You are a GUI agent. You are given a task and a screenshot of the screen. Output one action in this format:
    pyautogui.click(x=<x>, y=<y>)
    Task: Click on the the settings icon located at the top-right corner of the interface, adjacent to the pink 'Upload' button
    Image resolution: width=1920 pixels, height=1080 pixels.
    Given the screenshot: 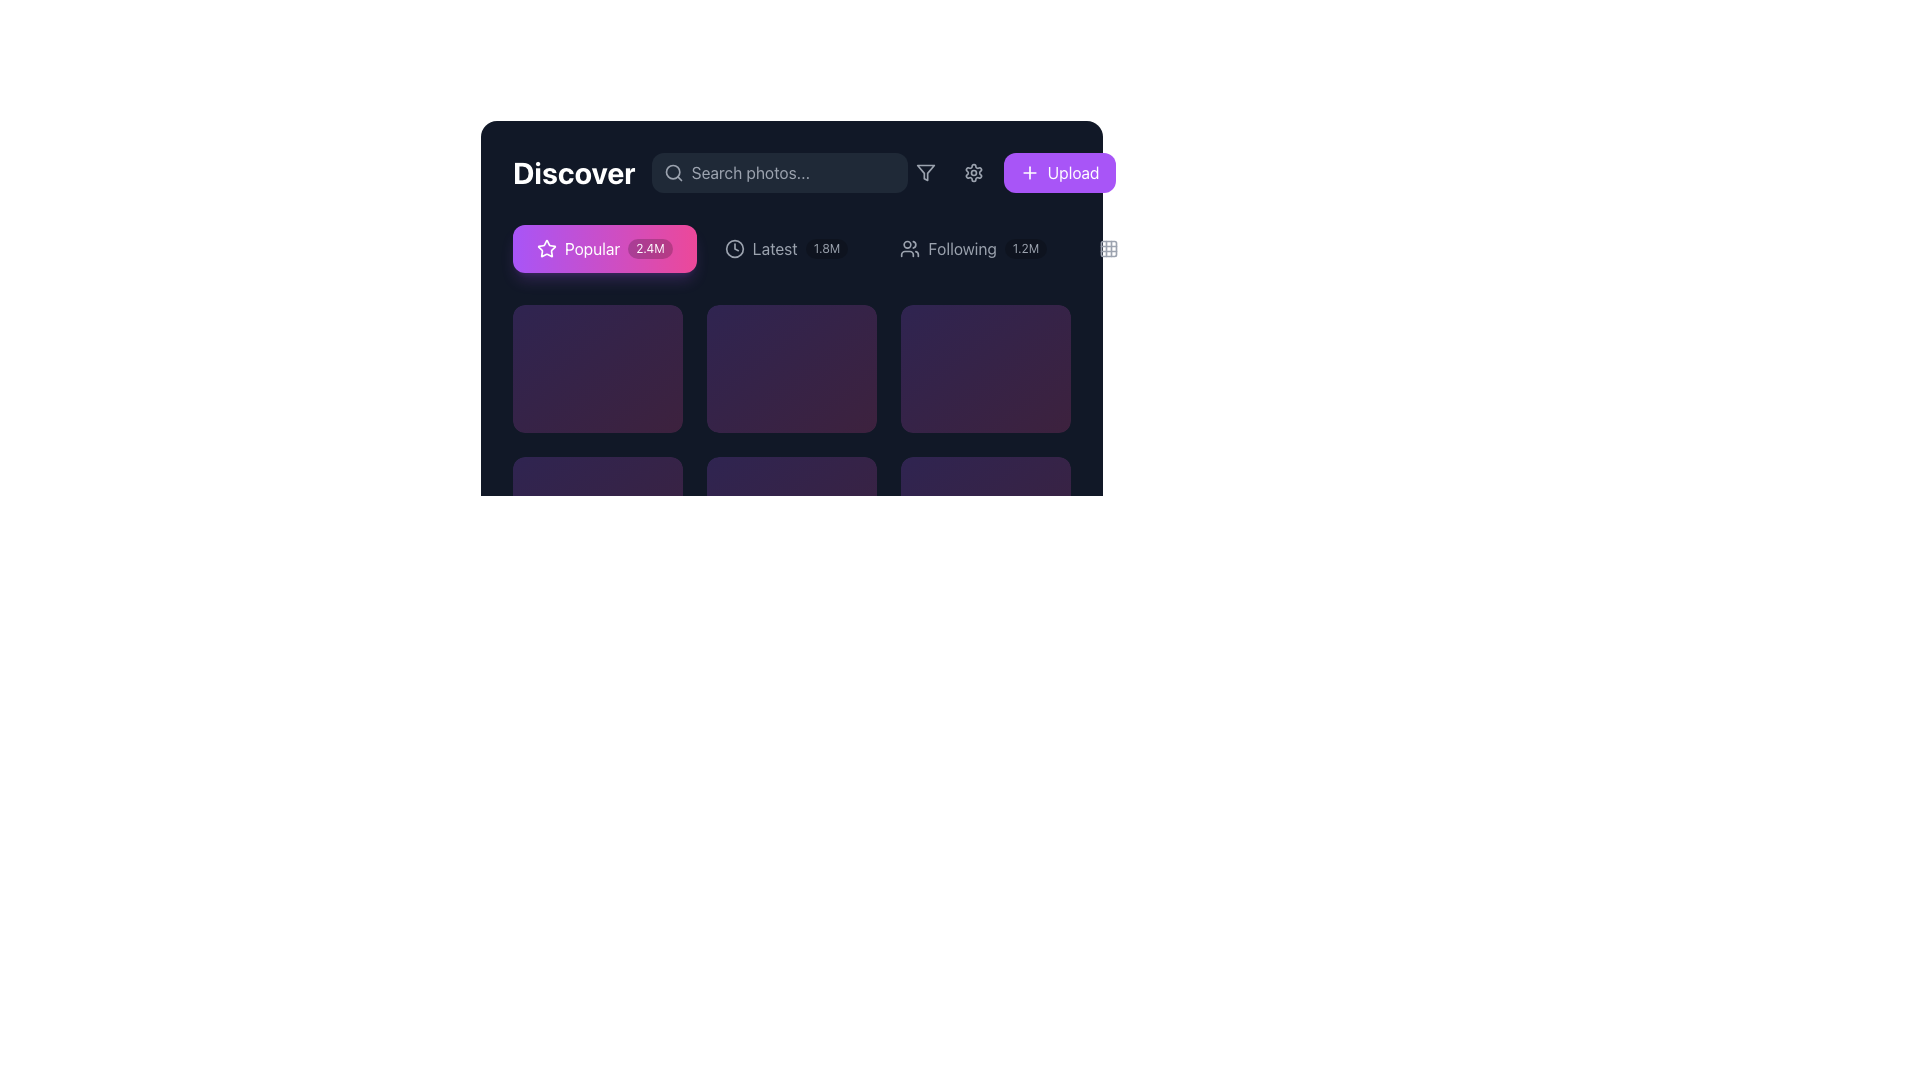 What is the action you would take?
    pyautogui.click(x=973, y=172)
    